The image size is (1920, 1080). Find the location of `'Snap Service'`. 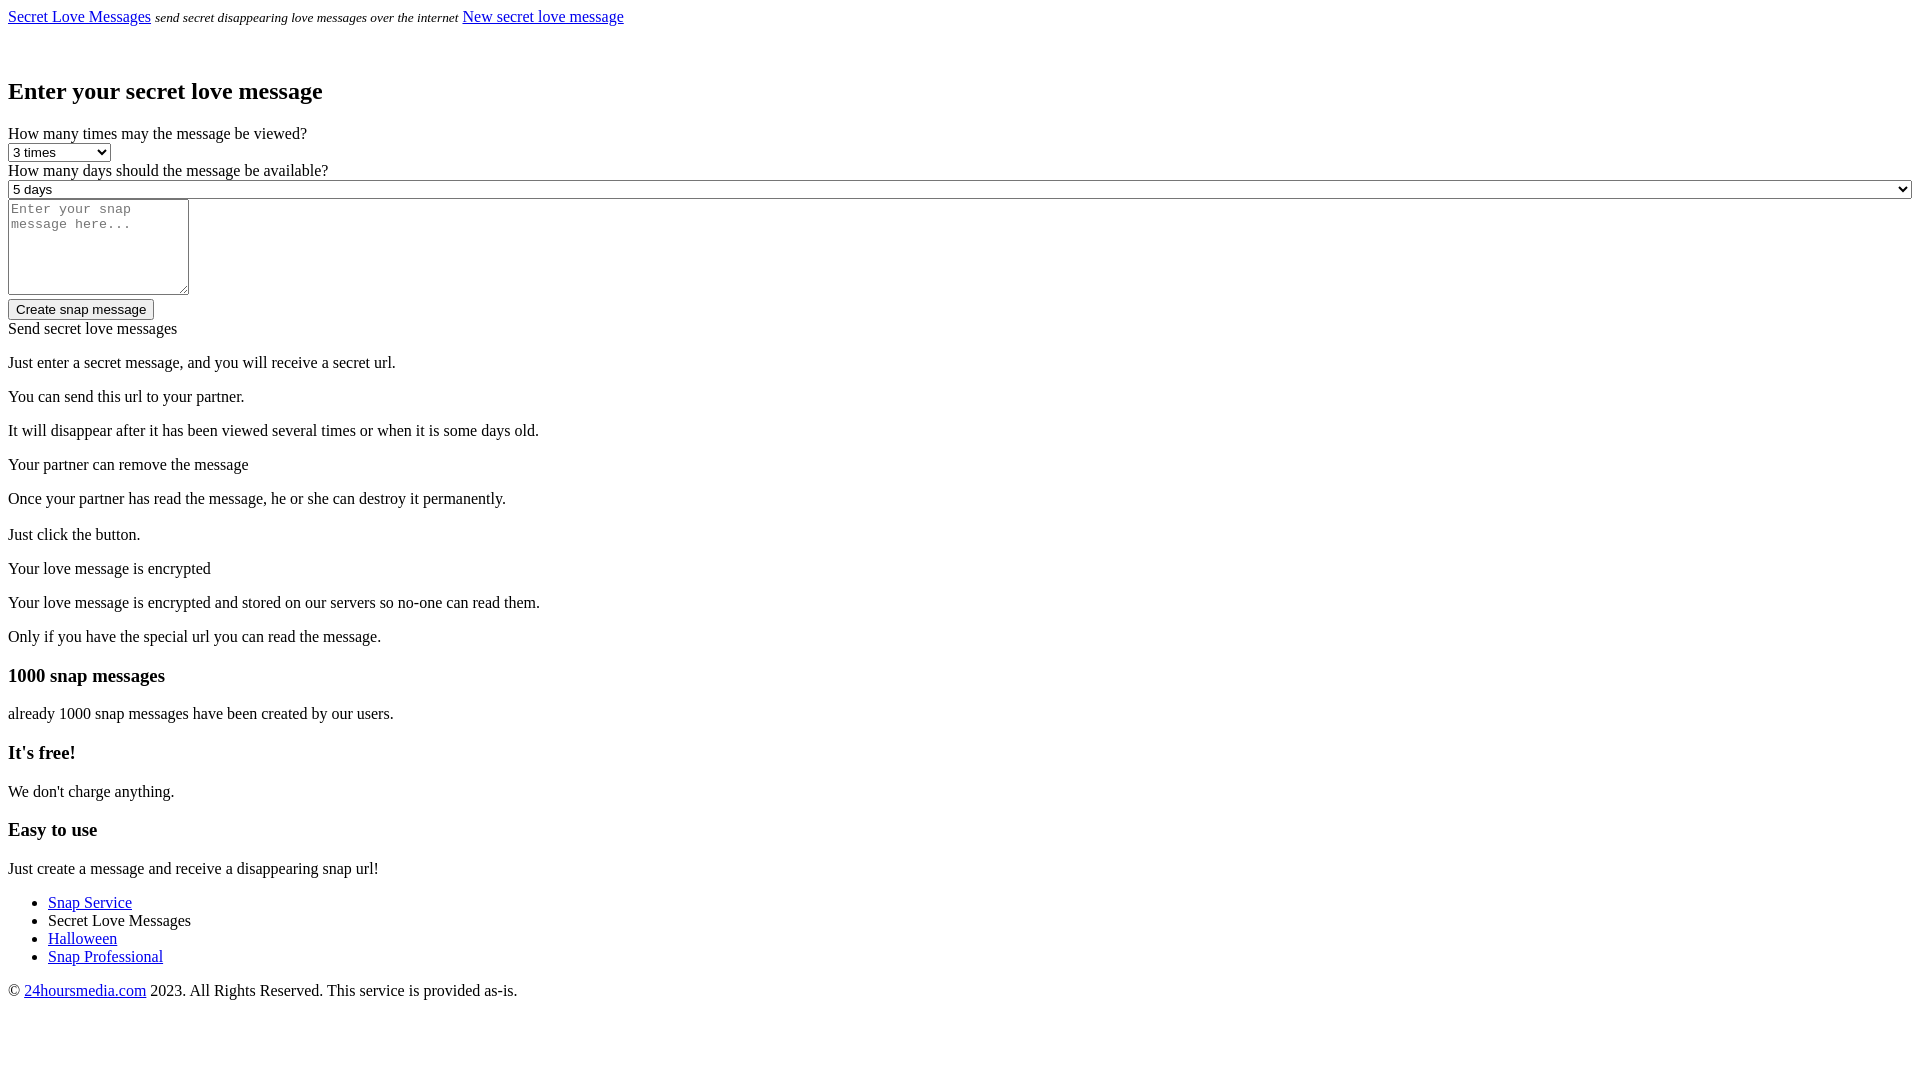

'Snap Service' is located at coordinates (48, 902).